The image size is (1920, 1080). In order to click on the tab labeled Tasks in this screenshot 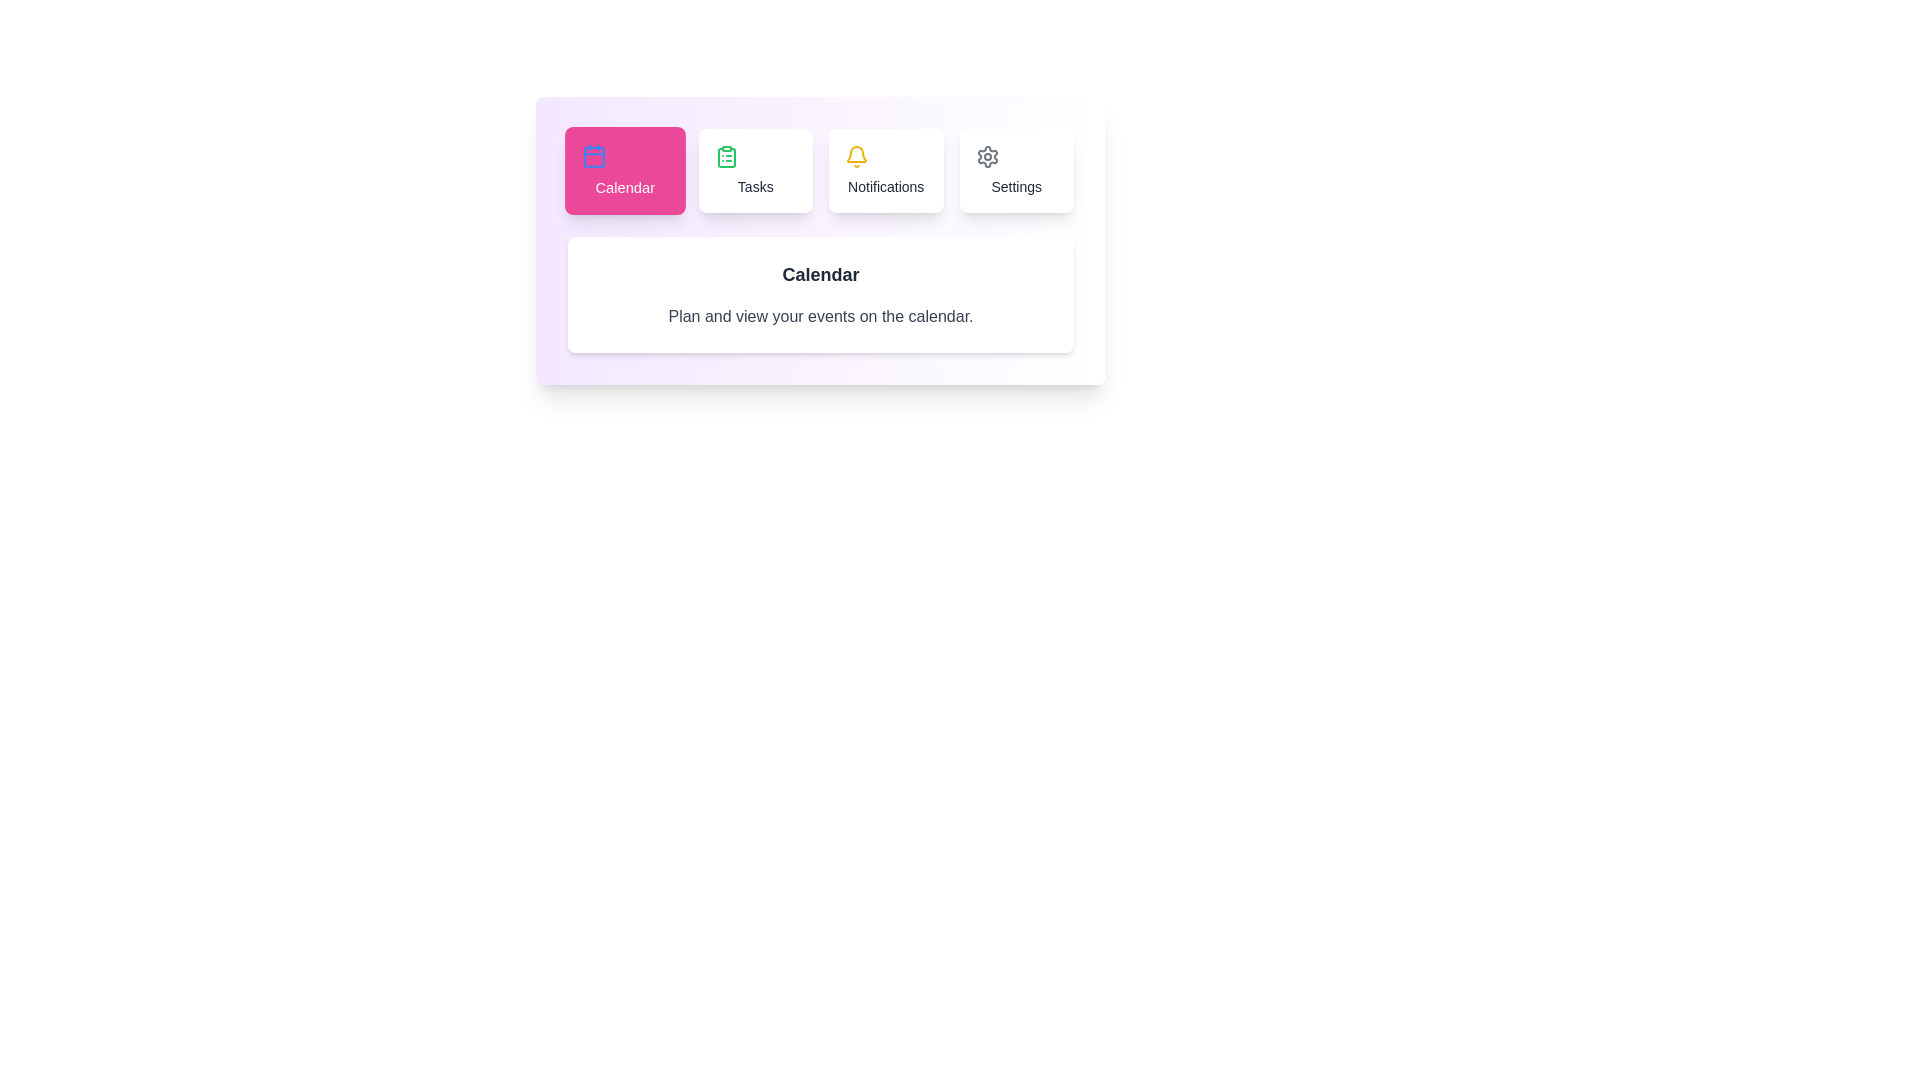, I will do `click(754, 169)`.